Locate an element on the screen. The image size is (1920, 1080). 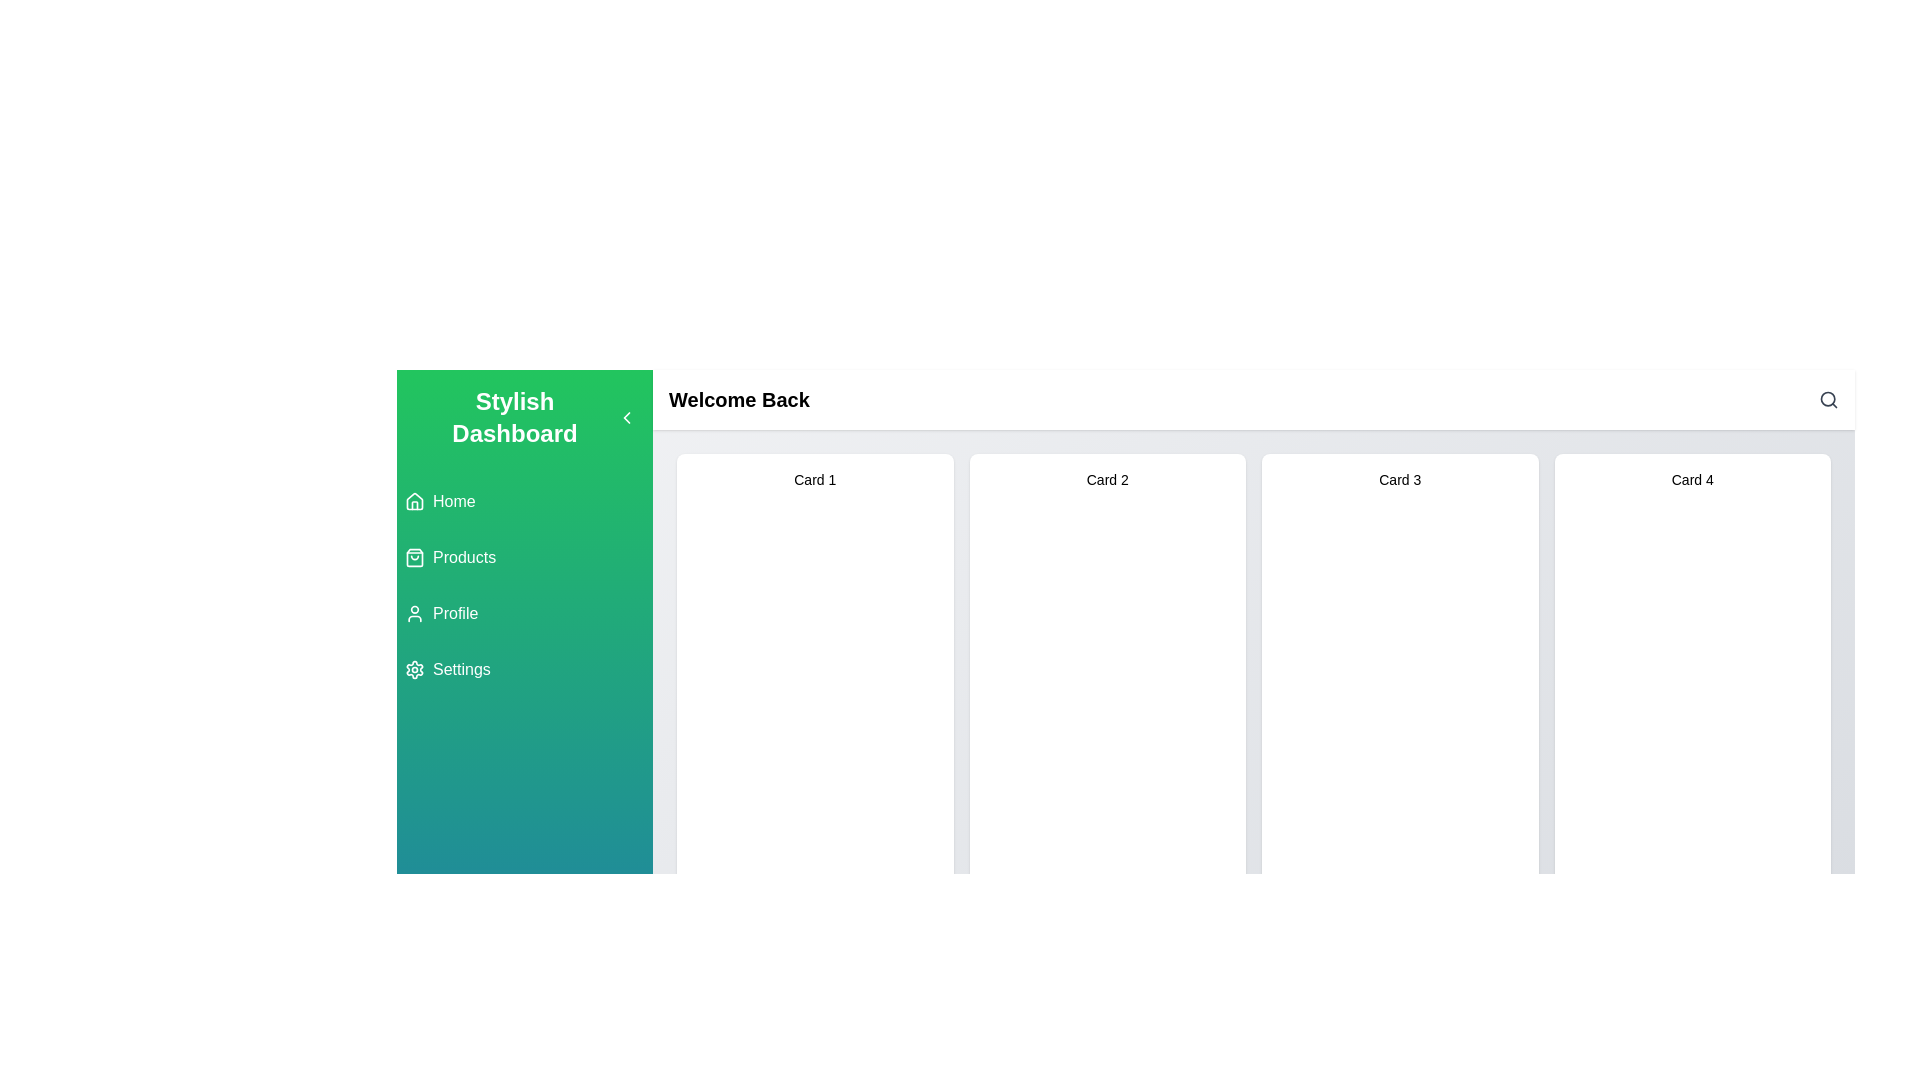
the 'Home' text label located is located at coordinates (453, 500).